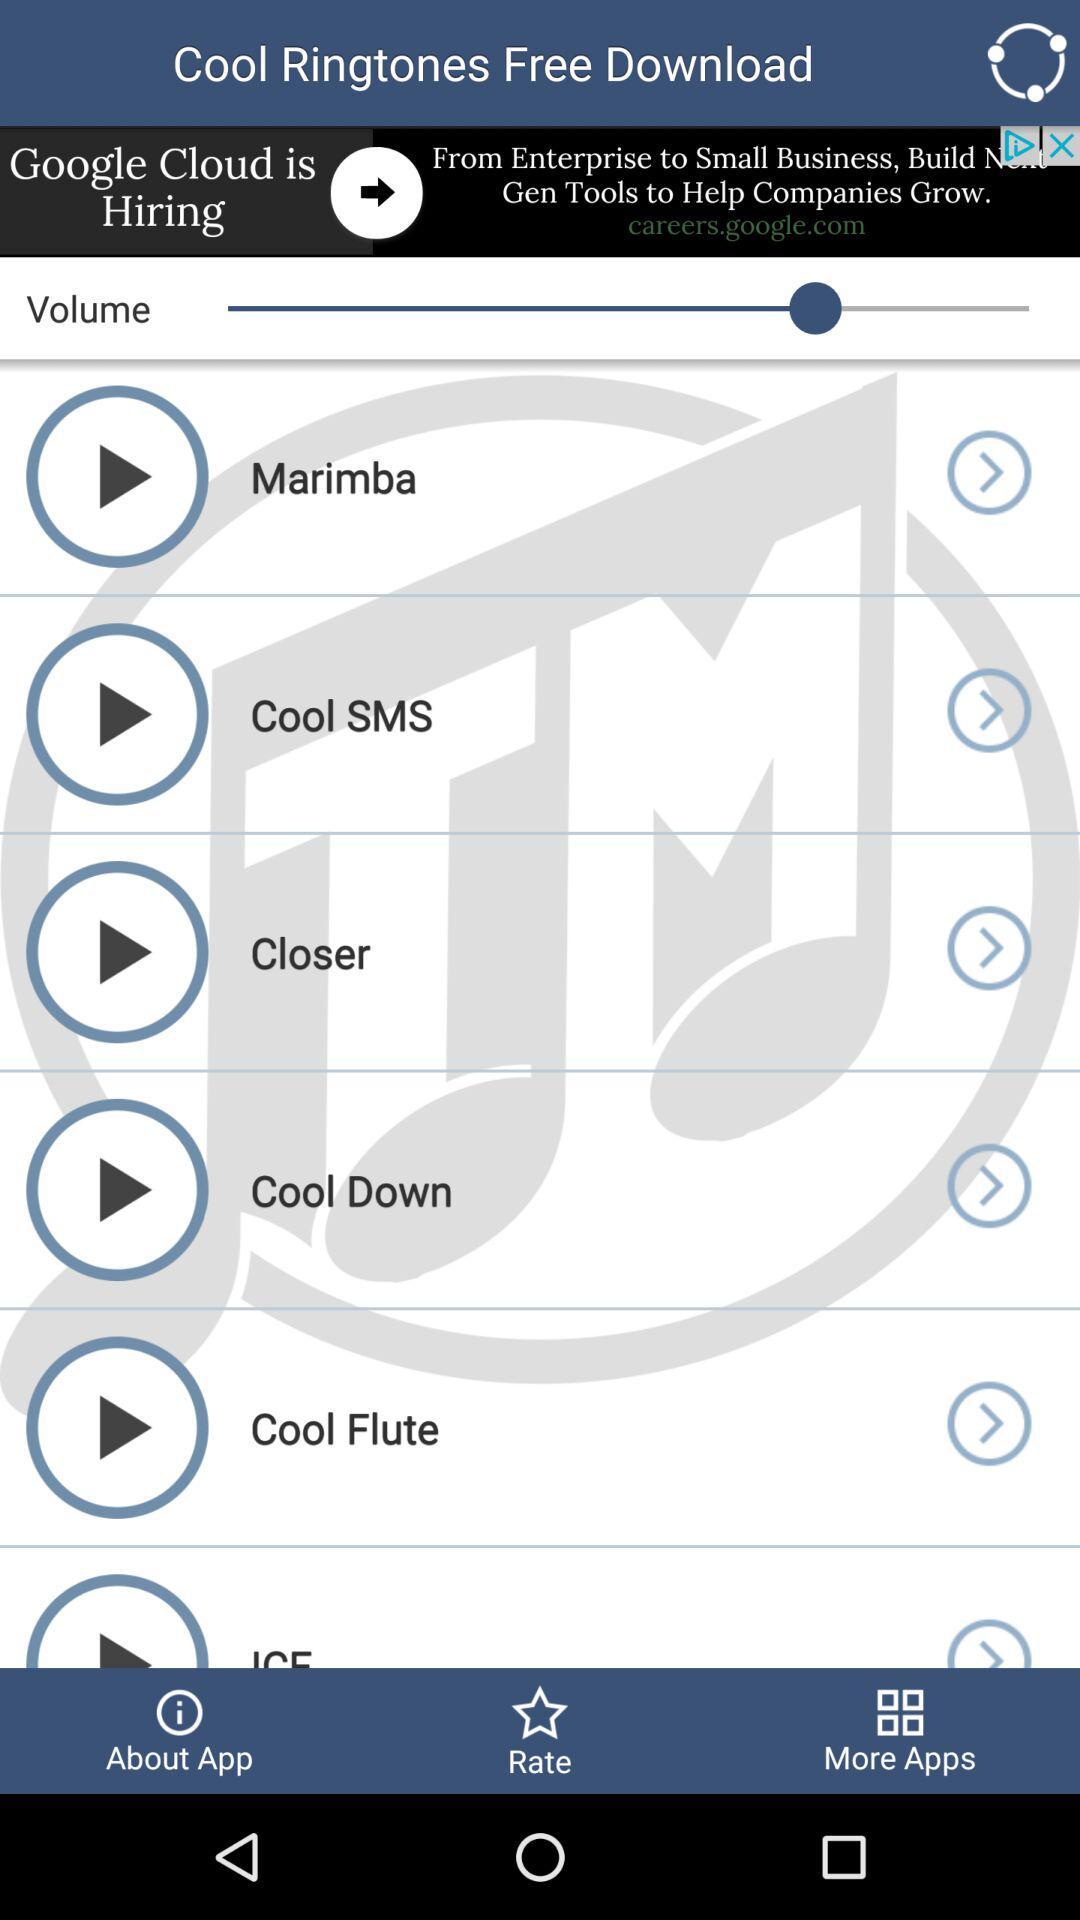  Describe the element at coordinates (986, 1190) in the screenshot. I see `the right arrow next to cool down` at that location.